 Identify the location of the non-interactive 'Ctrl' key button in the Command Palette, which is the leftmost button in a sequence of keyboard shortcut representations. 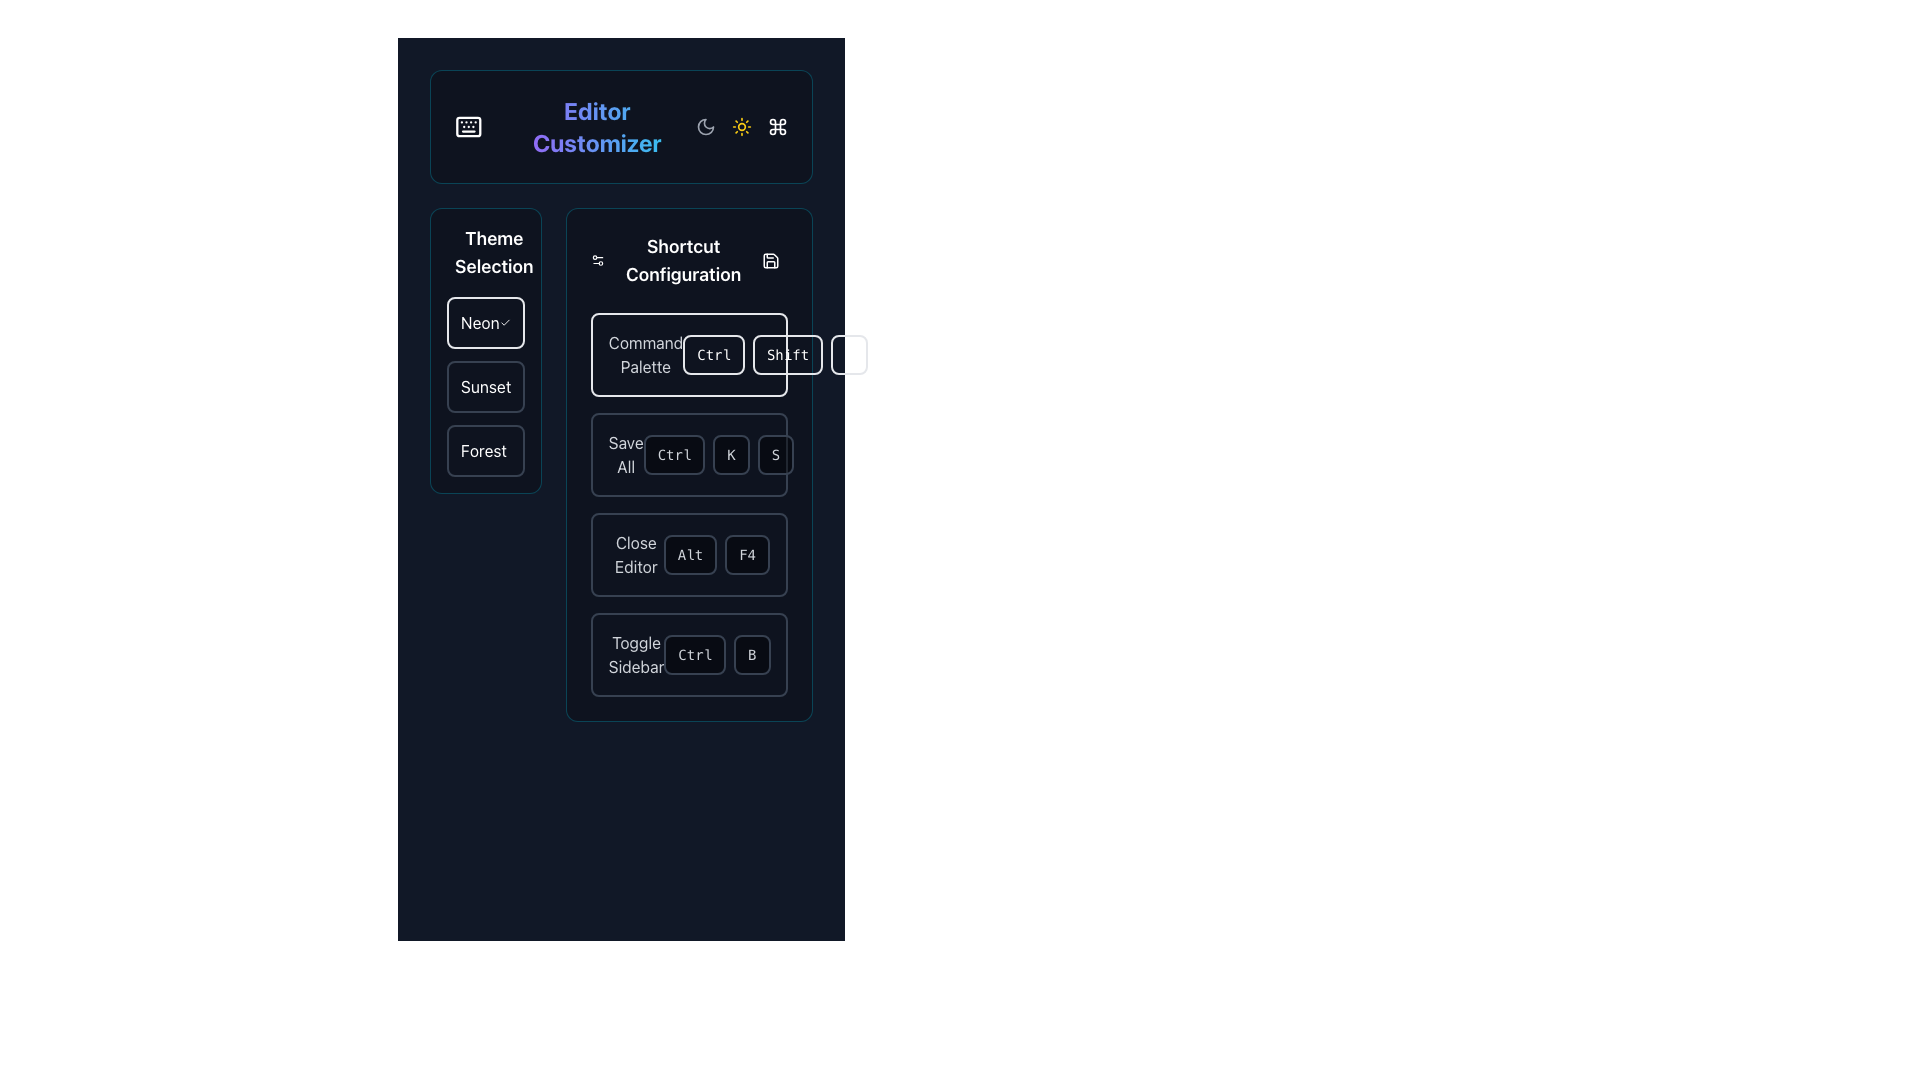
(714, 353).